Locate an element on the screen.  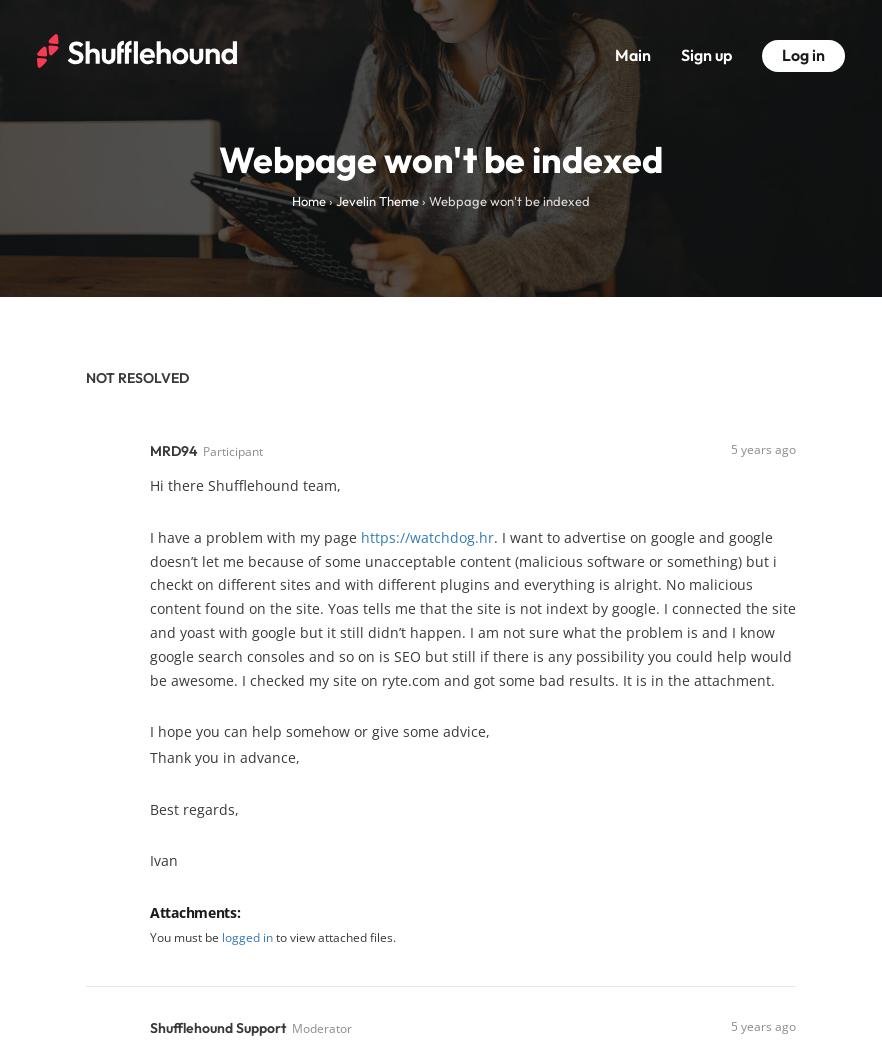
'Moderator' is located at coordinates (291, 1028).